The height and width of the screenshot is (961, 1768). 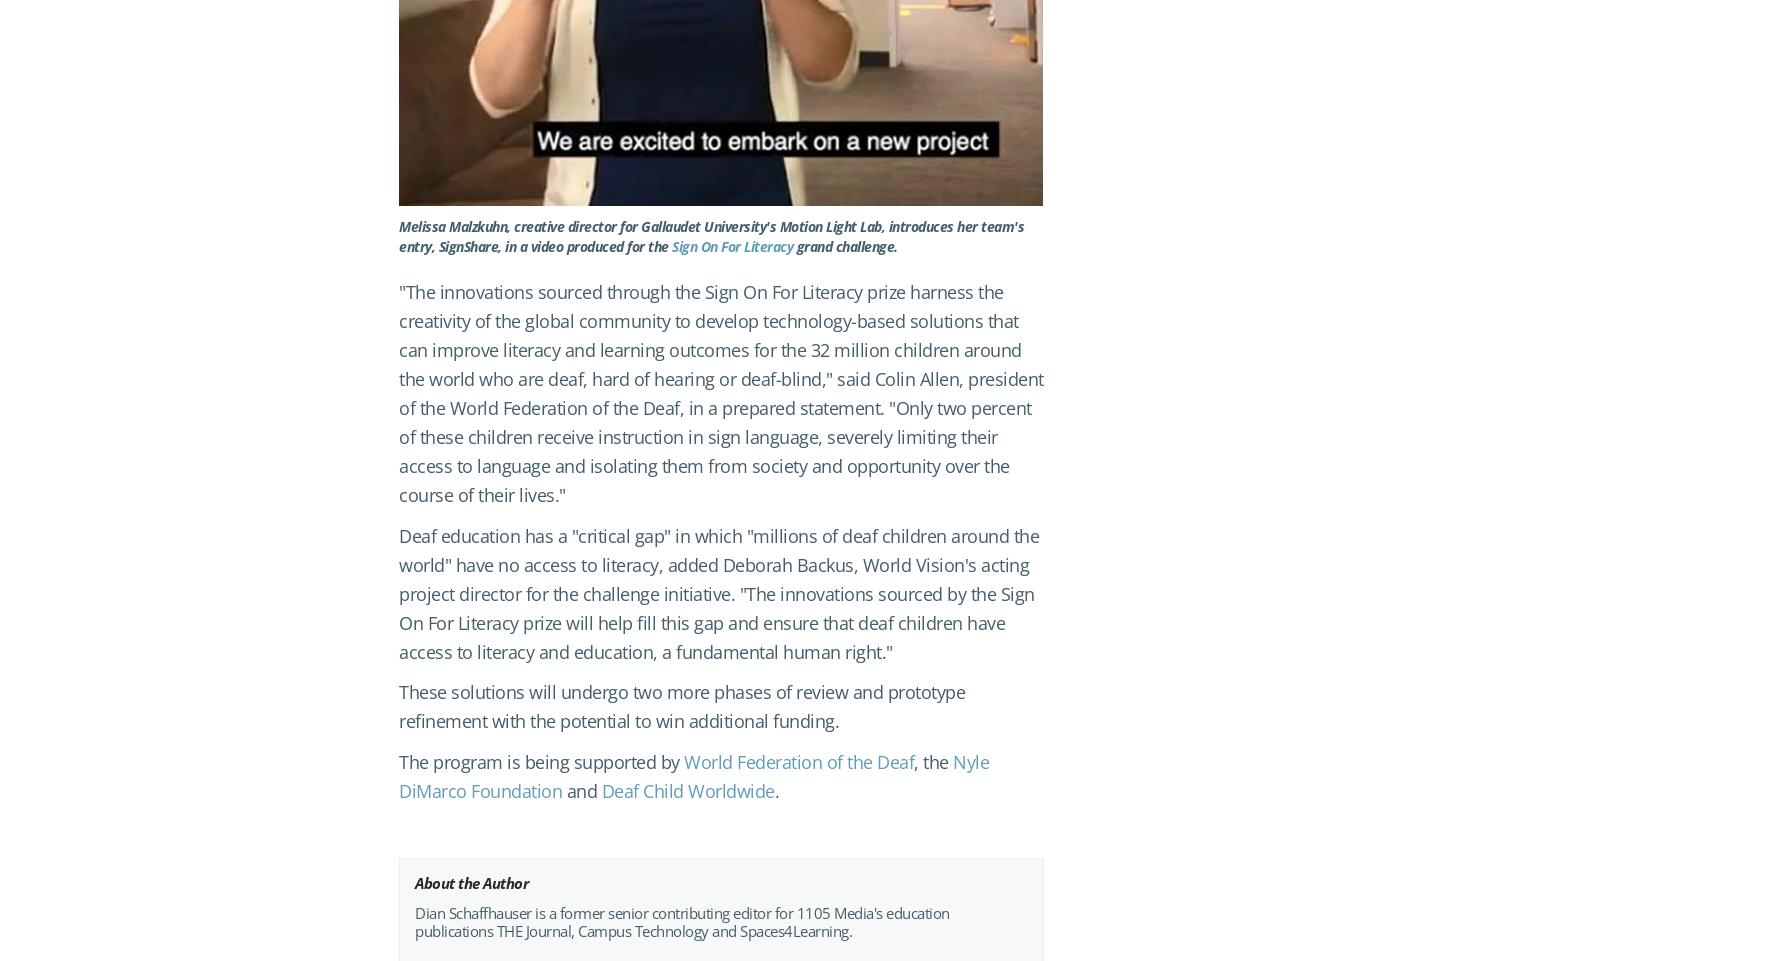 I want to click on 'Nyle DiMarco Foundation', so click(x=693, y=774).